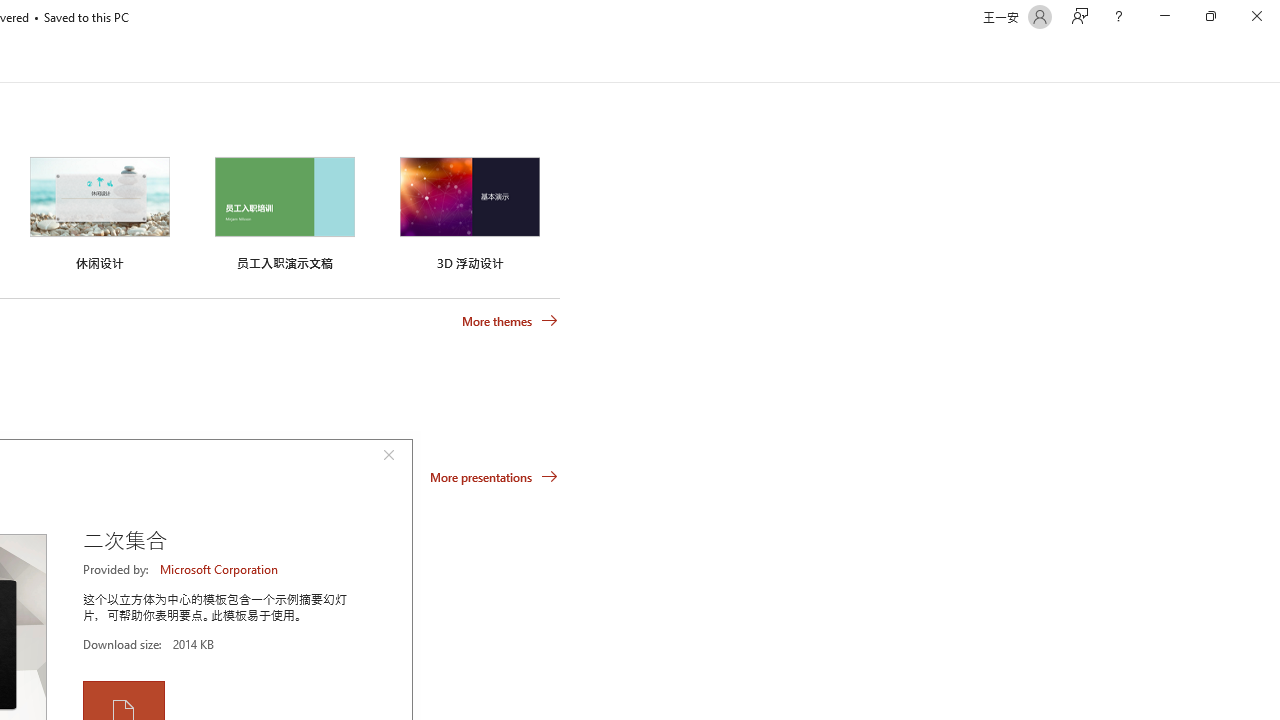 The image size is (1280, 720). Describe the element at coordinates (220, 569) in the screenshot. I see `'Microsoft Corporation'` at that location.